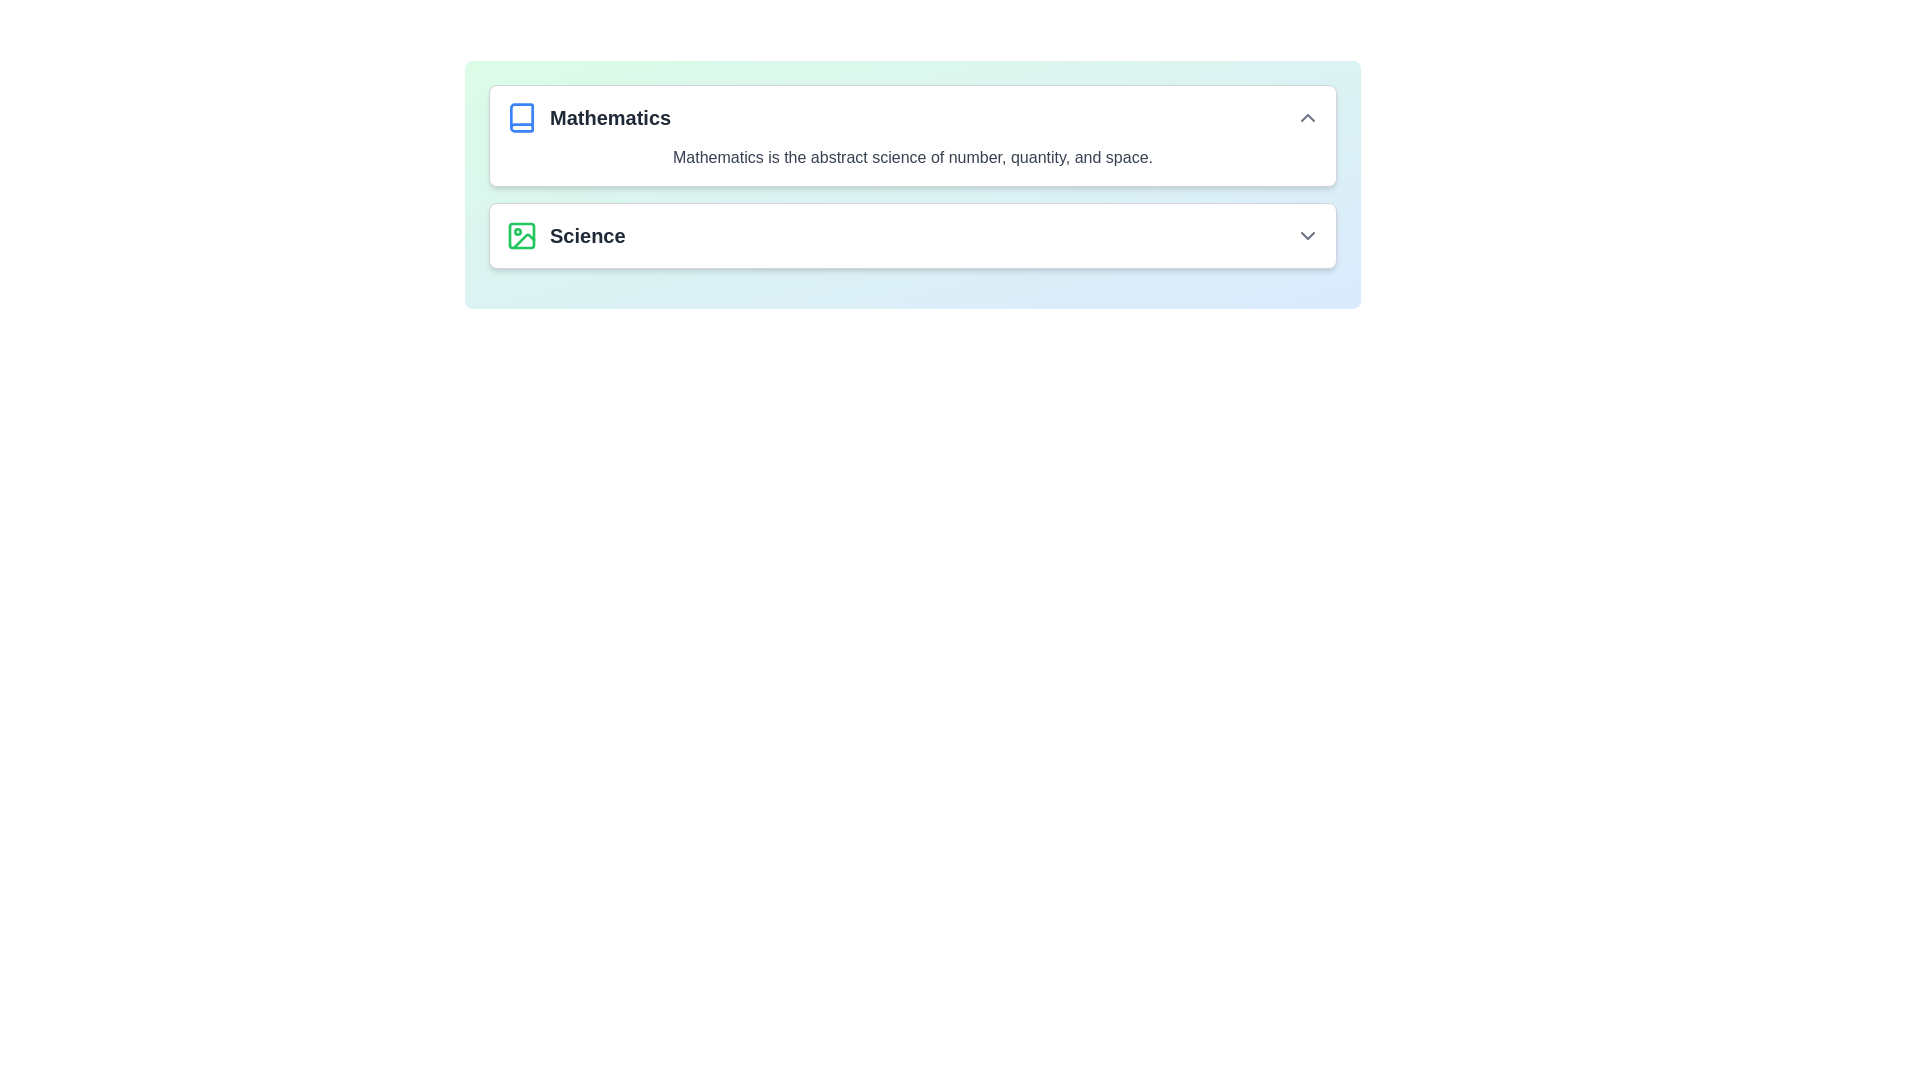 This screenshot has width=1920, height=1080. What do you see at coordinates (911, 157) in the screenshot?
I see `the text label that reads 'Mathematics is the abstract science of number, quantity, and space.' located in the 'Mathematics' section of the panel` at bounding box center [911, 157].